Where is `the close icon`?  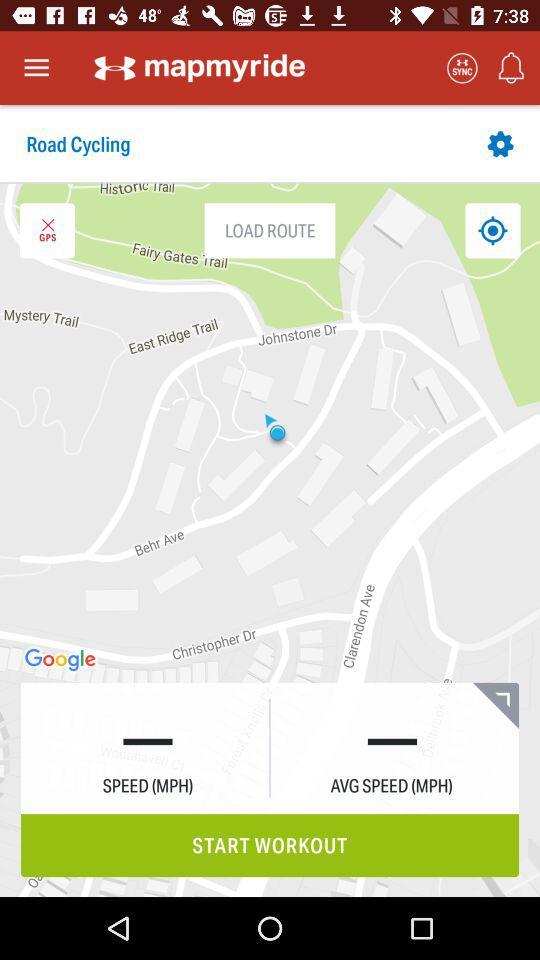 the close icon is located at coordinates (47, 230).